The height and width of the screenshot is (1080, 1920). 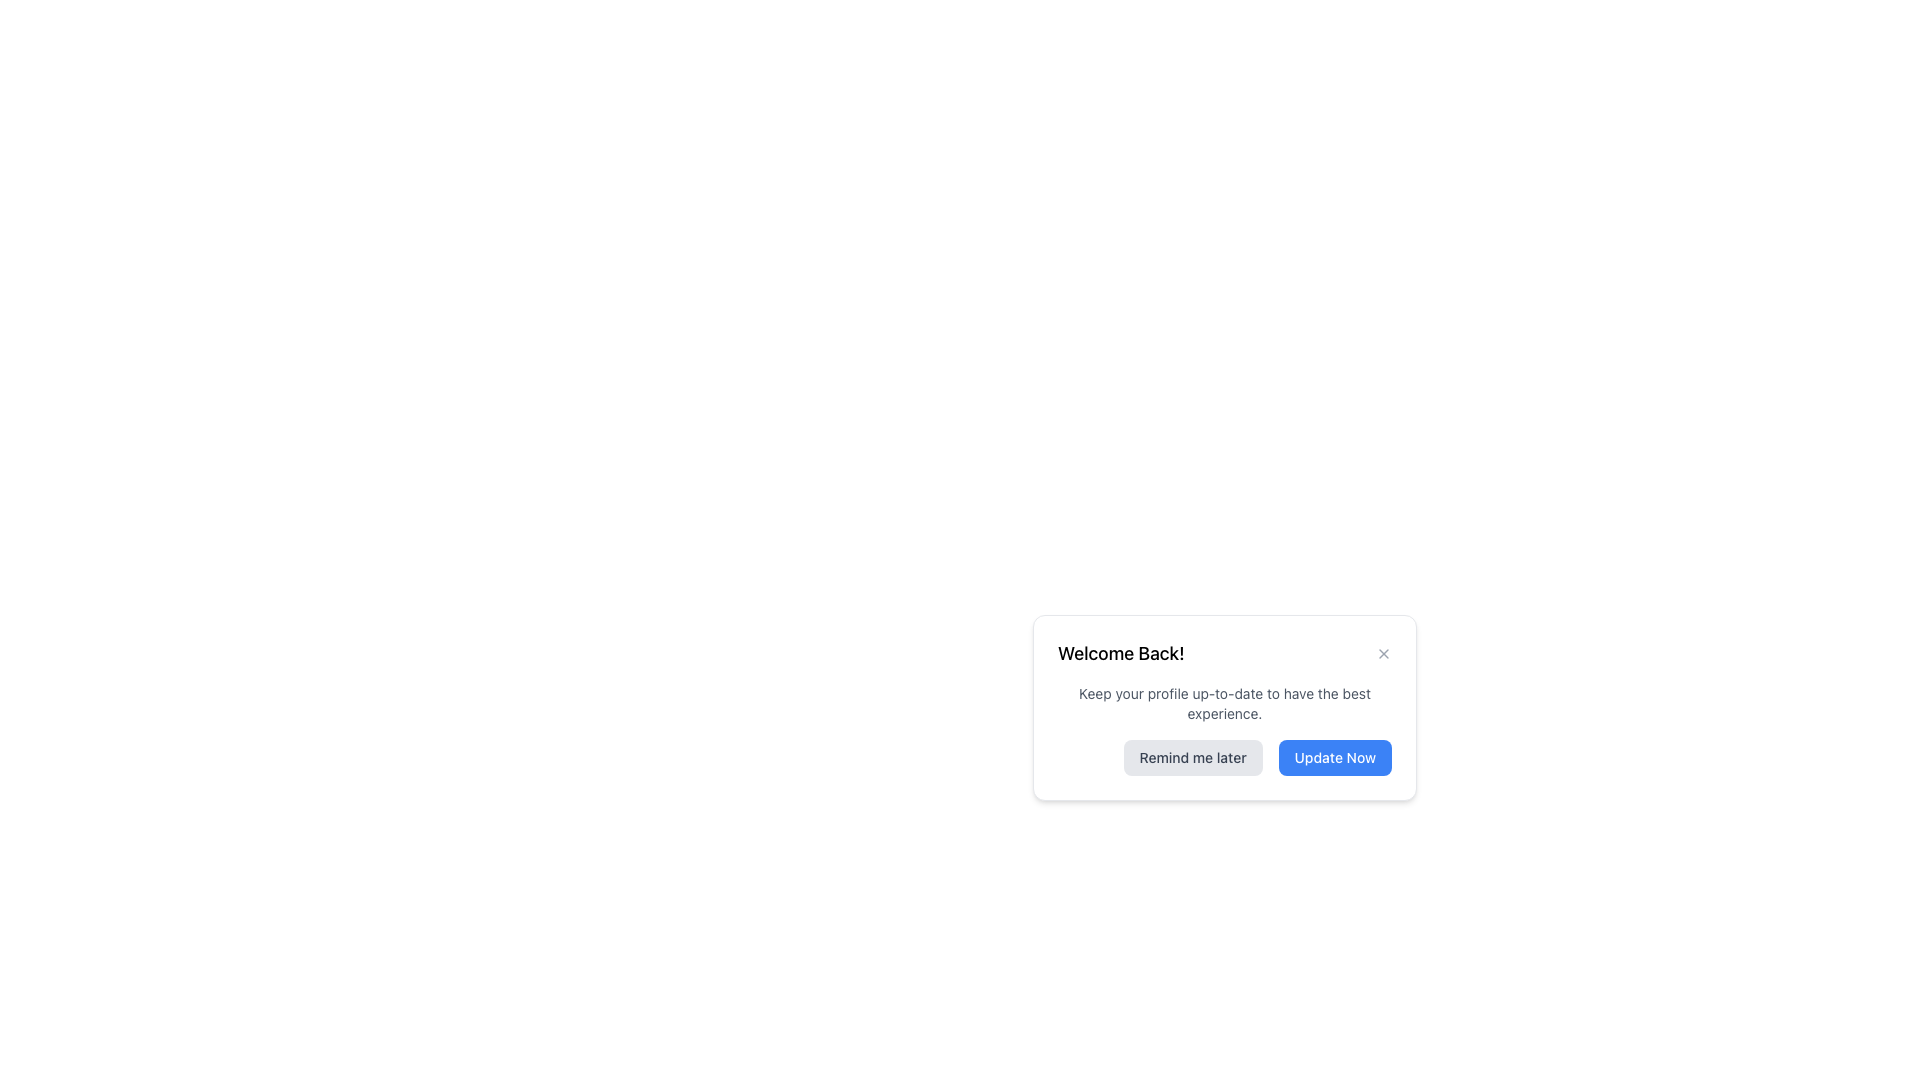 What do you see at coordinates (1121, 654) in the screenshot?
I see `the static text label displaying 'Welcome Back!' in bold black font located at the top-left of the dialogue box` at bounding box center [1121, 654].